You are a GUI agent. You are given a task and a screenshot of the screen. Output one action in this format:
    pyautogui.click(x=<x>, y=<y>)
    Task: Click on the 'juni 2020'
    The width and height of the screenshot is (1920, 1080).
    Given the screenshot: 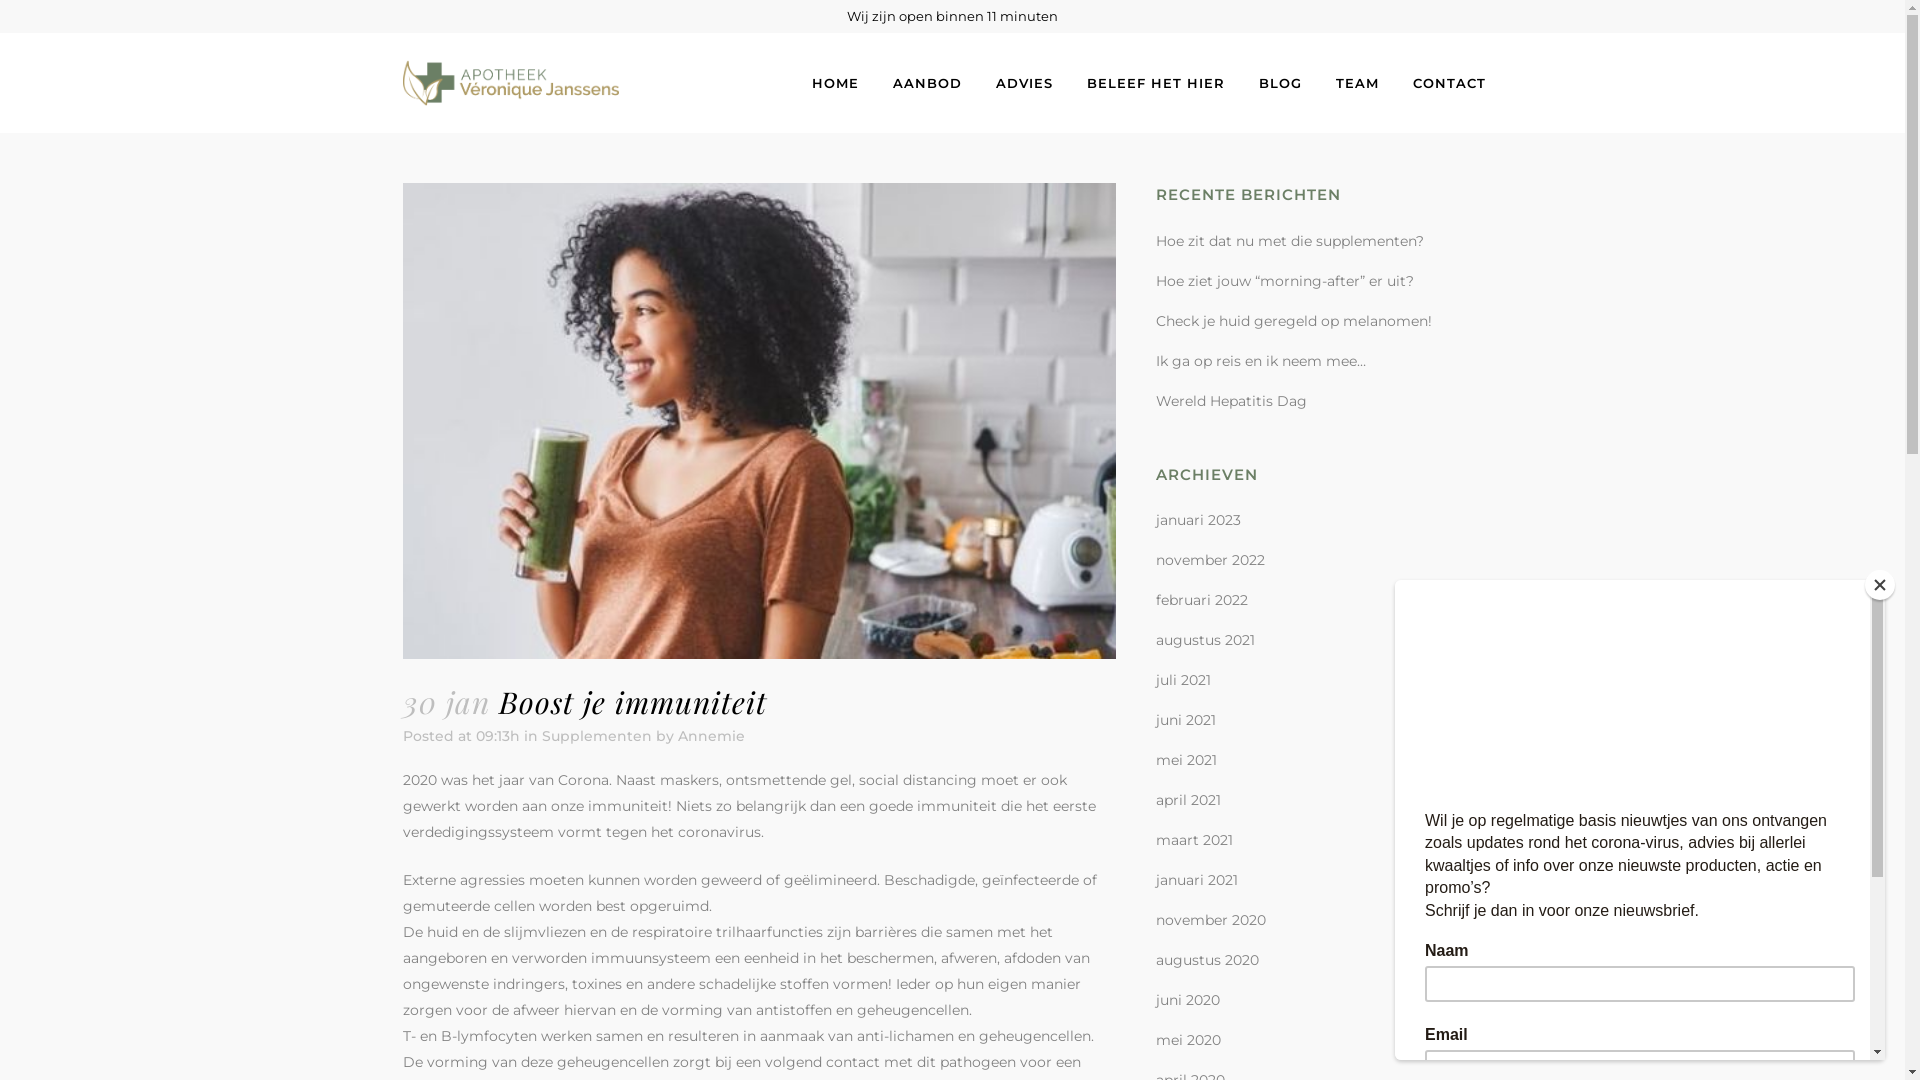 What is the action you would take?
    pyautogui.click(x=1156, y=999)
    